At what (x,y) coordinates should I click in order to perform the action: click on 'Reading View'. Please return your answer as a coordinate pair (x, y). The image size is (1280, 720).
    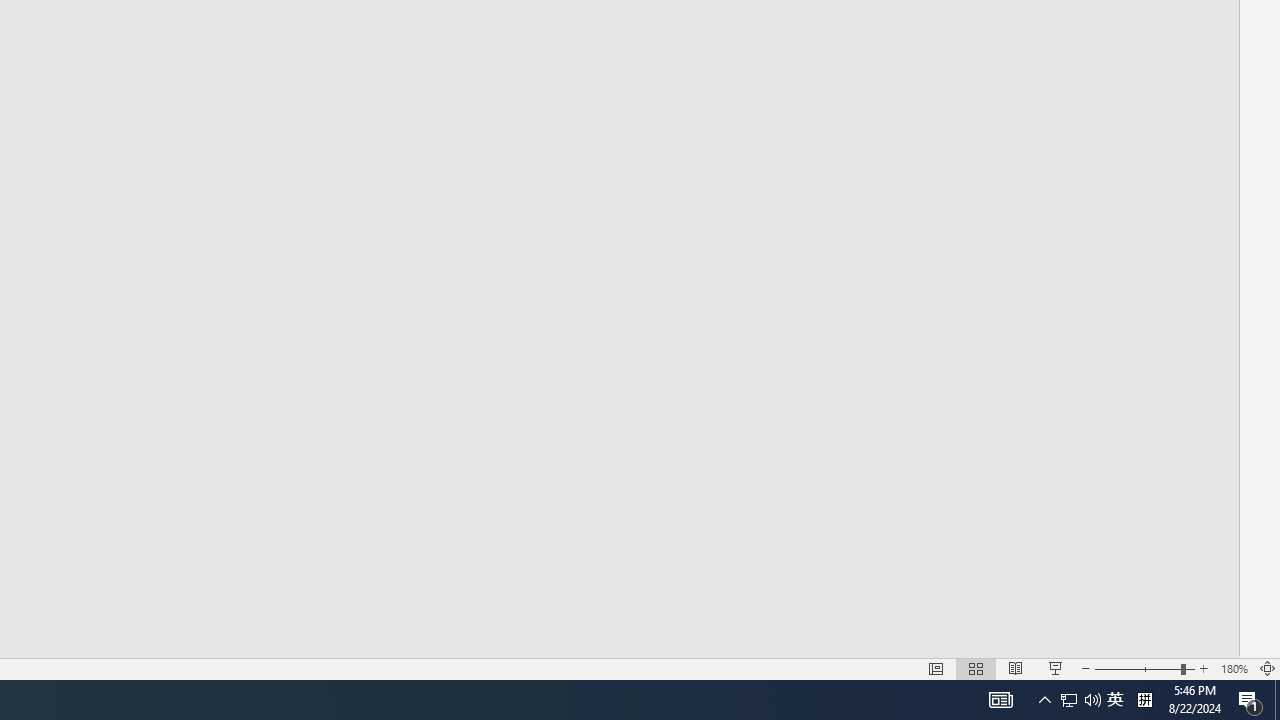
    Looking at the image, I should click on (1015, 669).